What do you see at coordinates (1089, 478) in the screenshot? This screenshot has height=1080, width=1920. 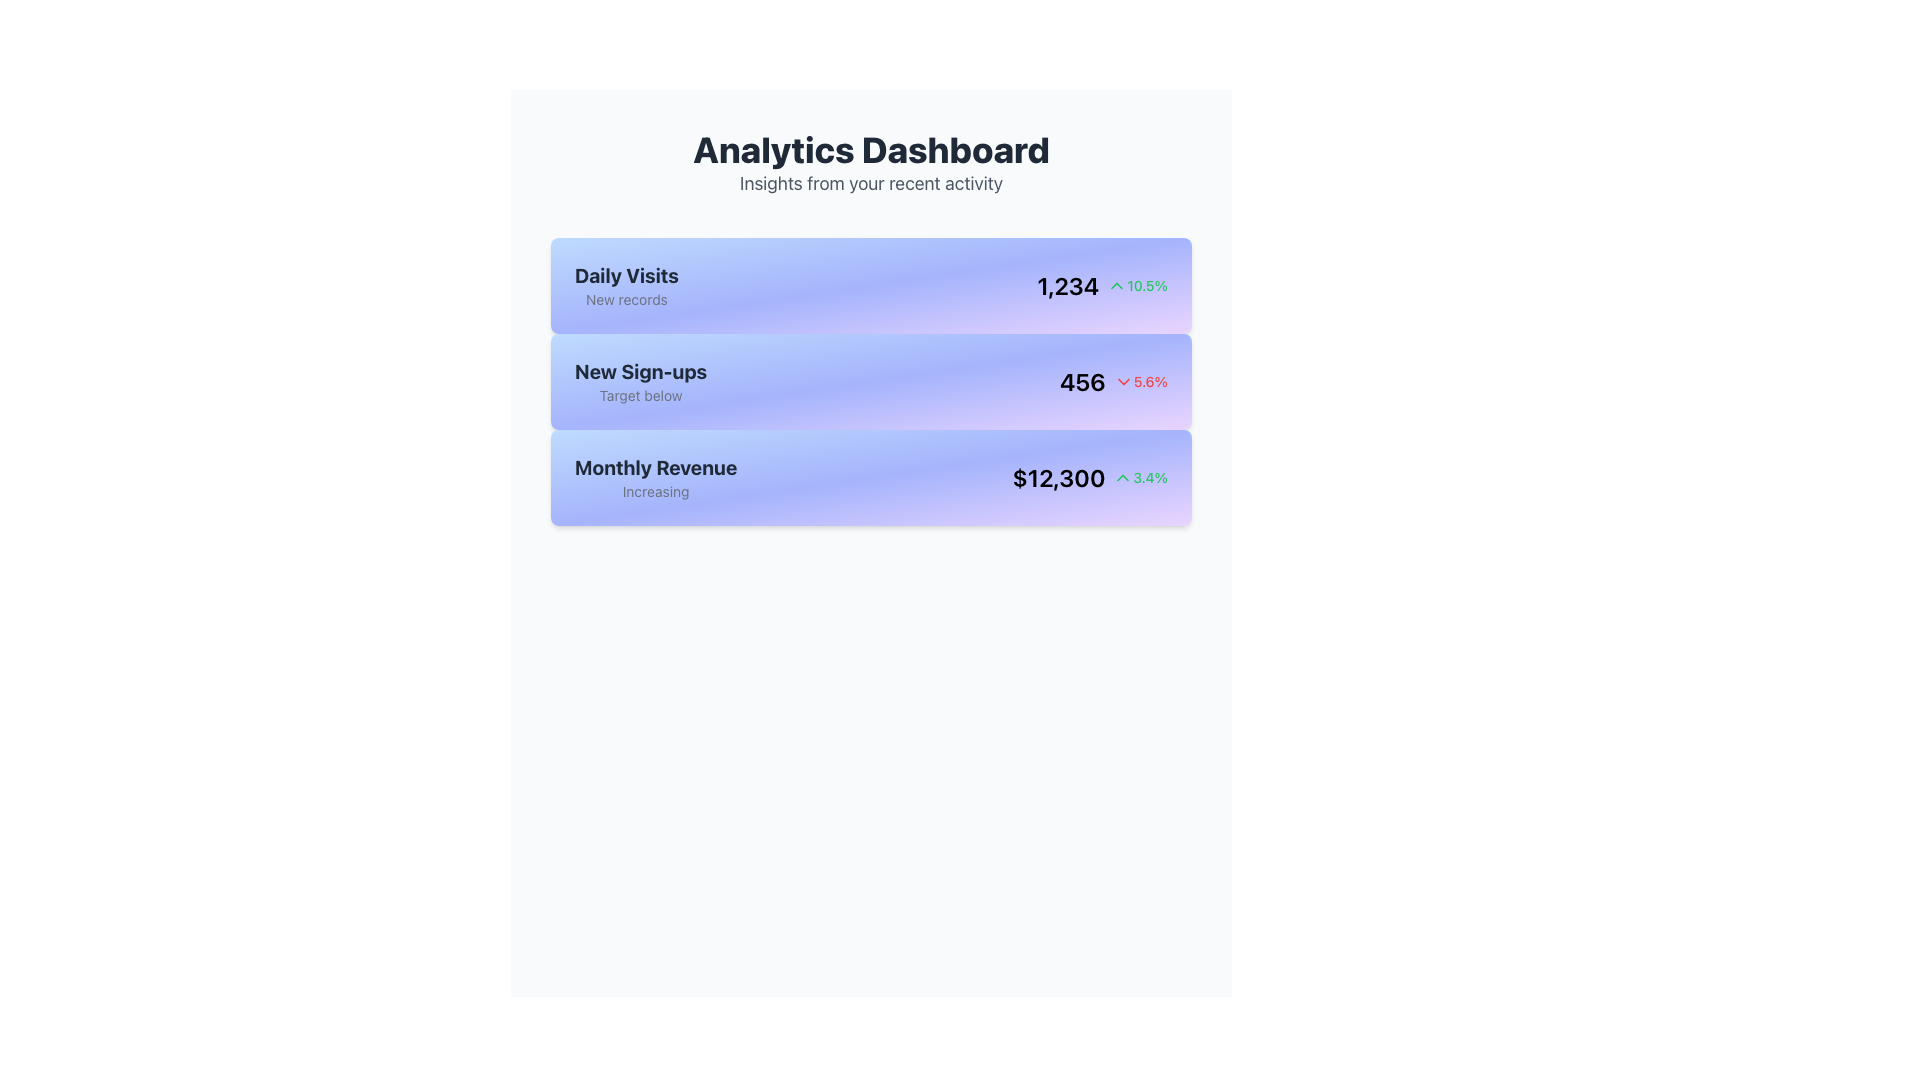 I see `the composite element displaying the value '$12,300' and the upward chevron icon in the 'Monthly Revenue' card located in the lower-right portion of the interface` at bounding box center [1089, 478].